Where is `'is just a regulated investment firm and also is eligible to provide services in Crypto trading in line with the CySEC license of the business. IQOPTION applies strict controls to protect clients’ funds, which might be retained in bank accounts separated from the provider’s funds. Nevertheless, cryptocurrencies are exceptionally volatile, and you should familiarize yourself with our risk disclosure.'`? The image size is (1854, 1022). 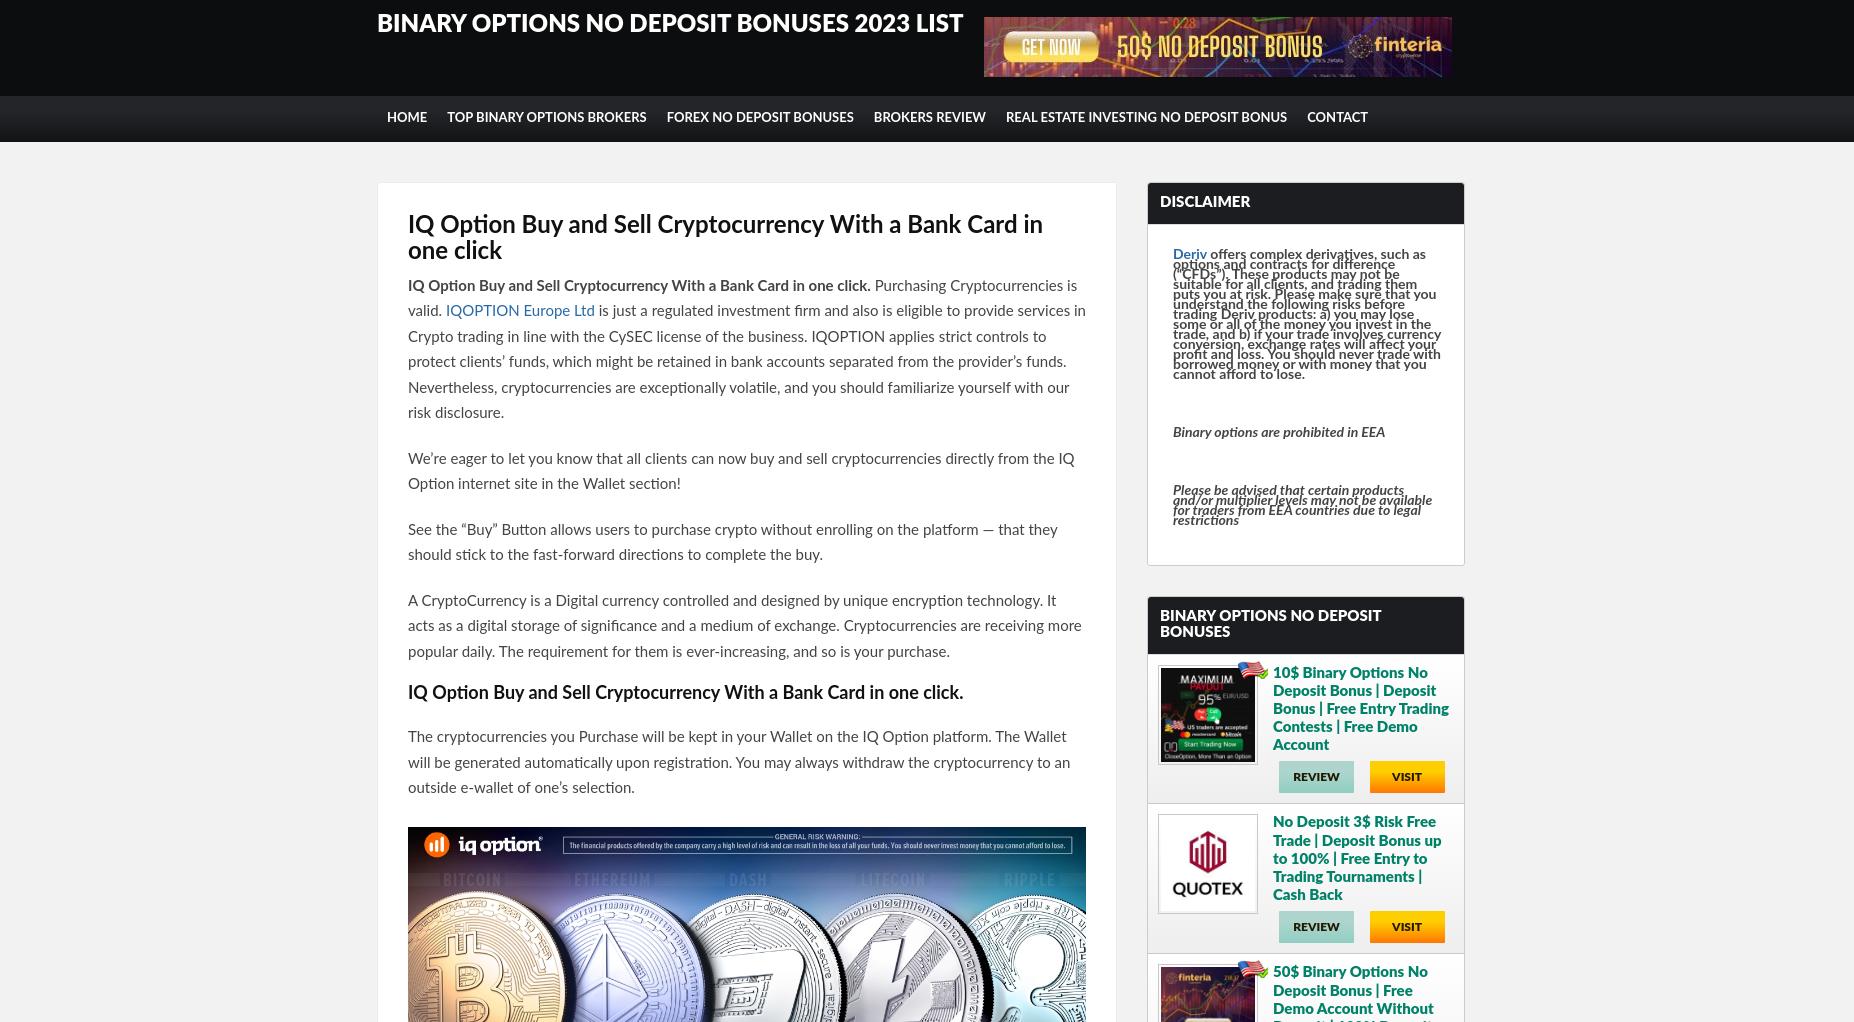 'is just a regulated investment firm and also is eligible to provide services in Crypto trading in line with the CySEC license of the business. IQOPTION applies strict controls to protect clients’ funds, which might be retained in bank accounts separated from the provider’s funds. Nevertheless, cryptocurrencies are exceptionally volatile, and you should familiarize yourself with our risk disclosure.' is located at coordinates (745, 362).